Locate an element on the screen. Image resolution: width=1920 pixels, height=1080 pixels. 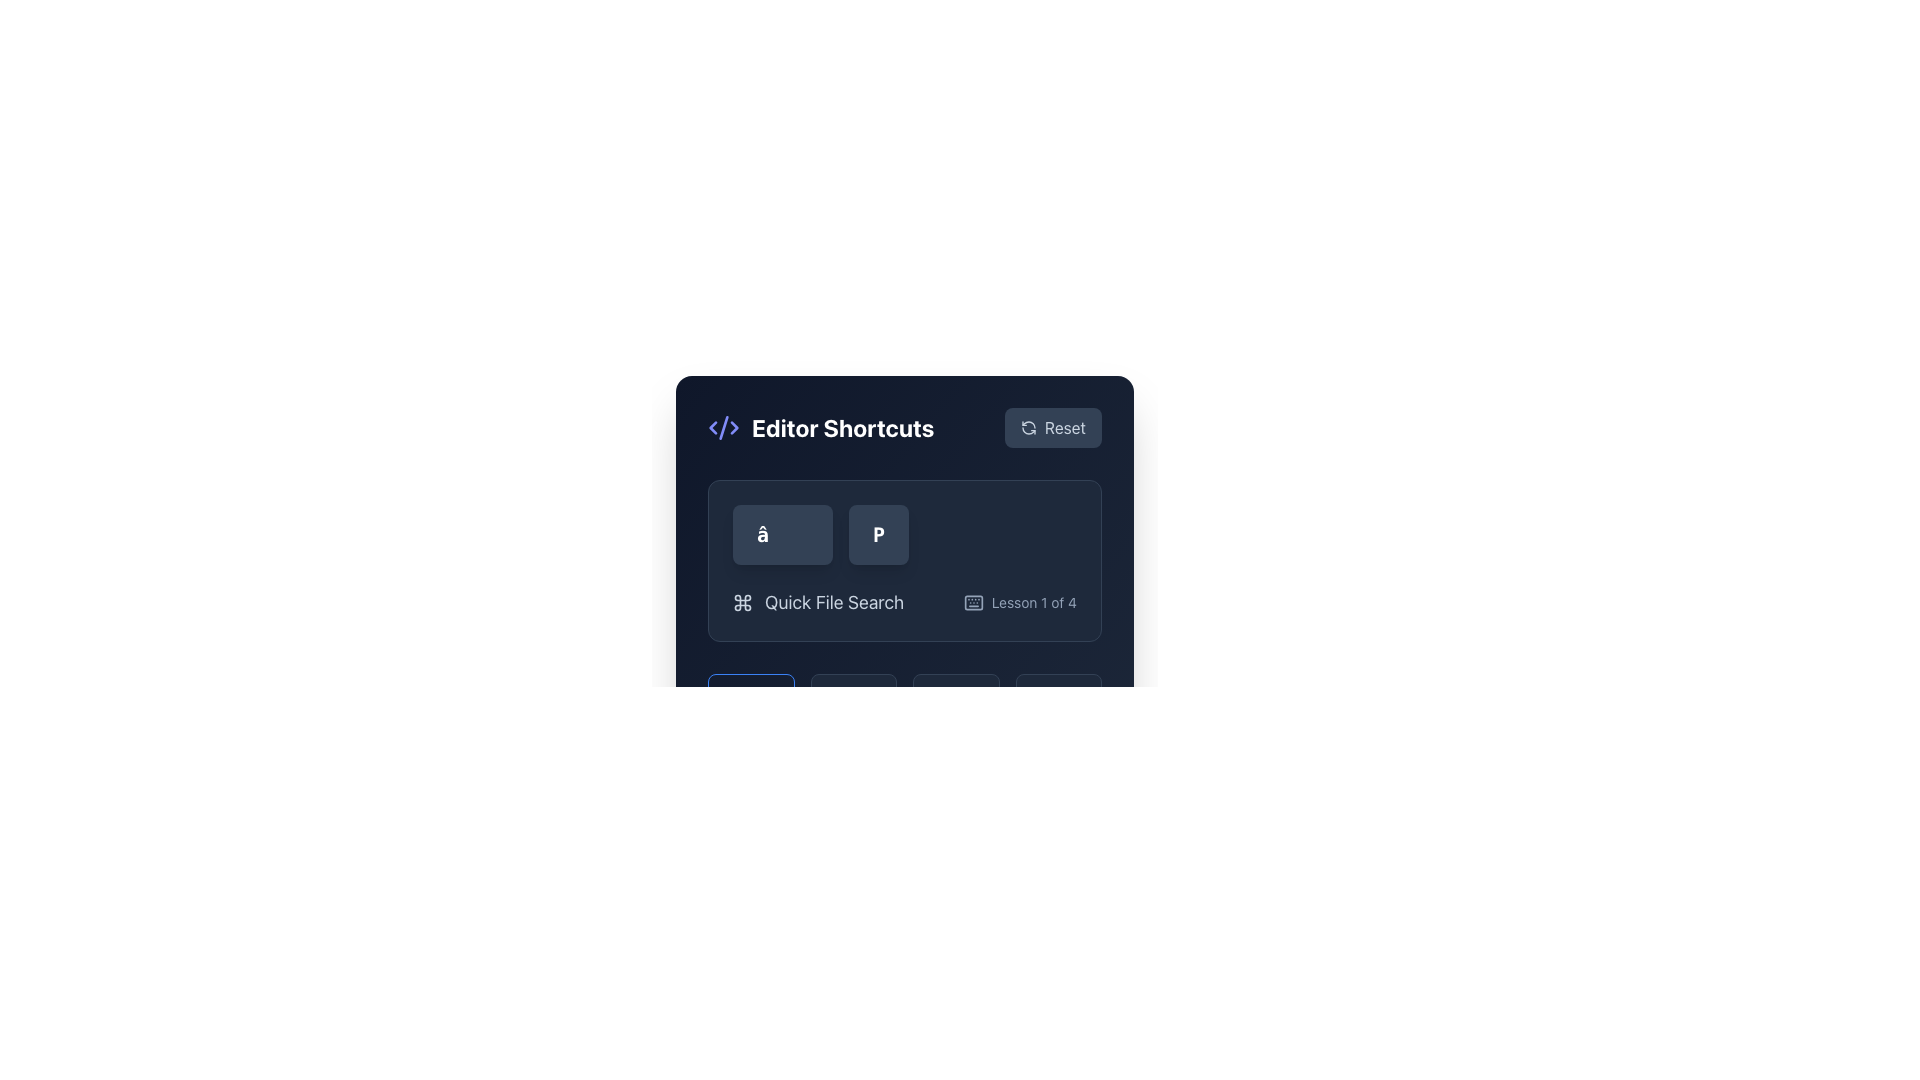
the decorative icon representing XML coding functionalities located to the far left of the 'Editor Shortcuts' header is located at coordinates (723, 427).